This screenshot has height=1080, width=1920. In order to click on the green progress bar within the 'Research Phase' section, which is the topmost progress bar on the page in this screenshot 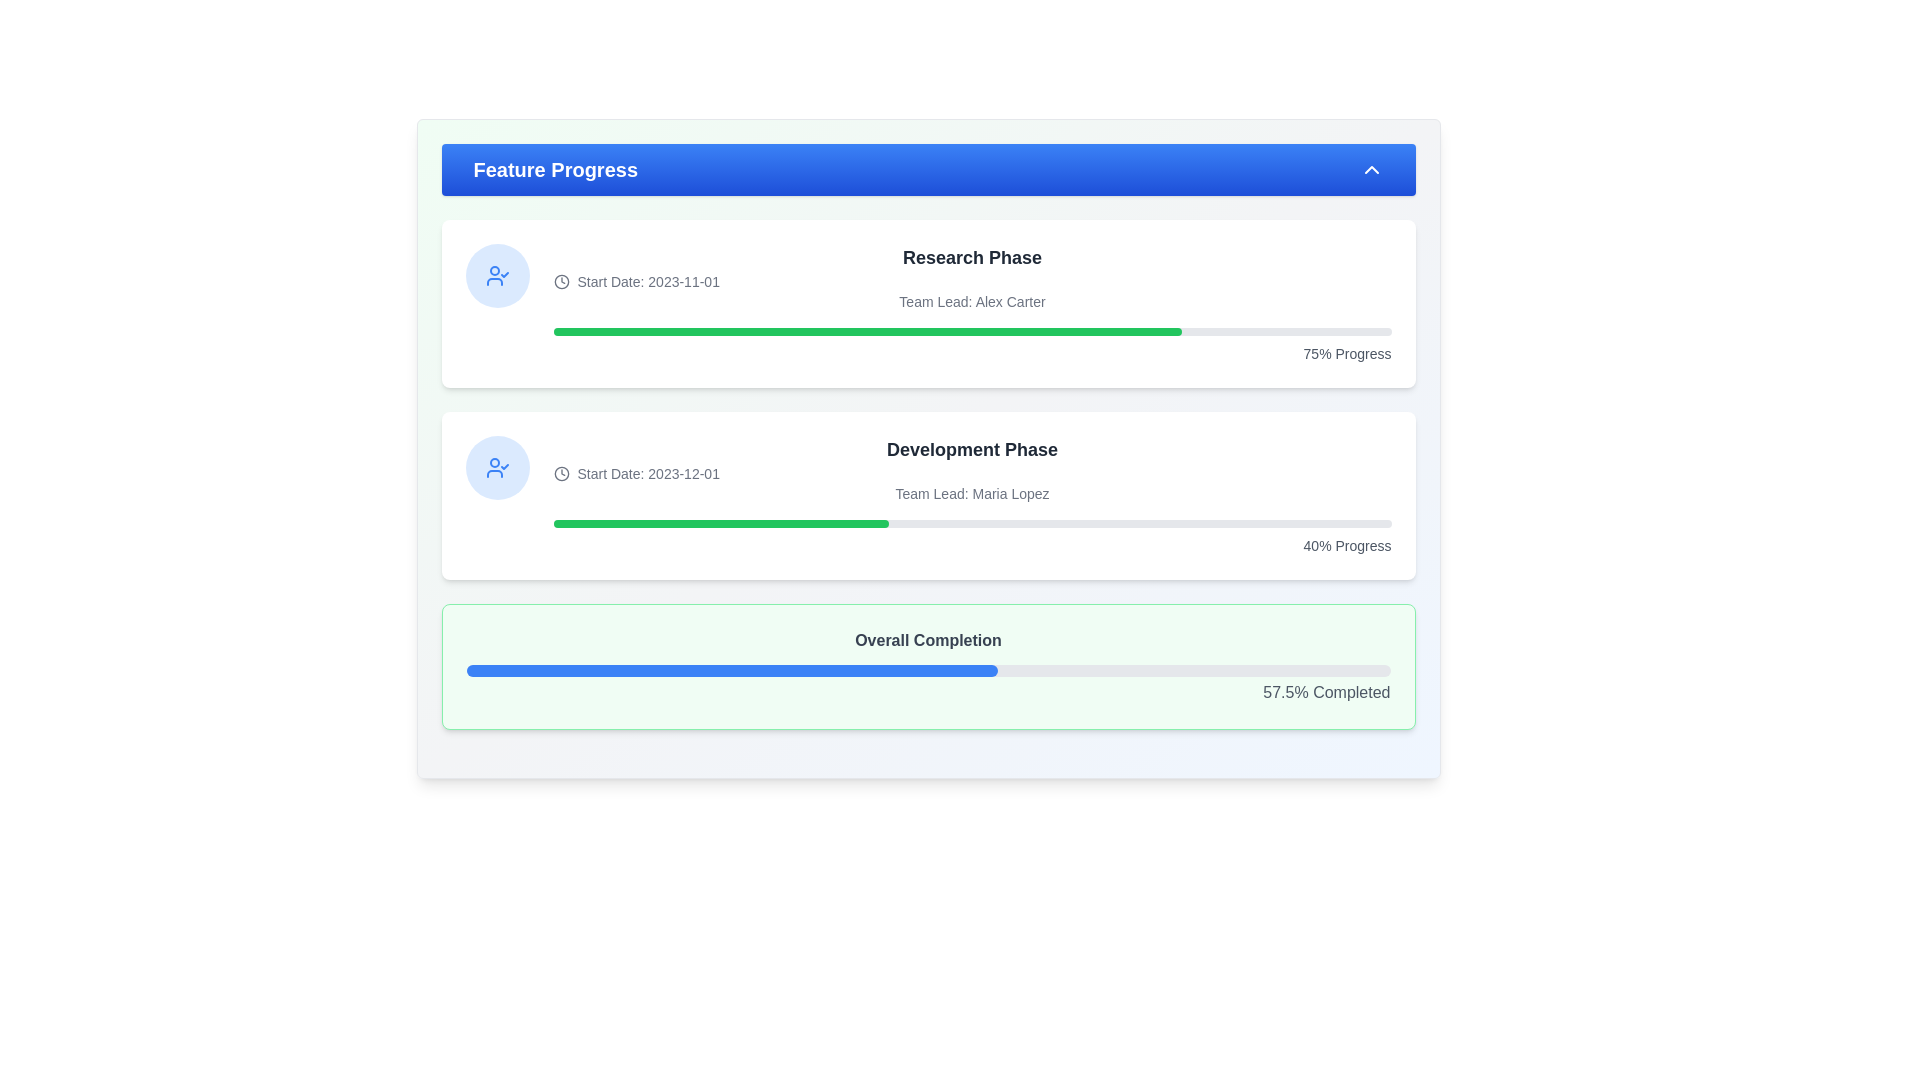, I will do `click(867, 330)`.